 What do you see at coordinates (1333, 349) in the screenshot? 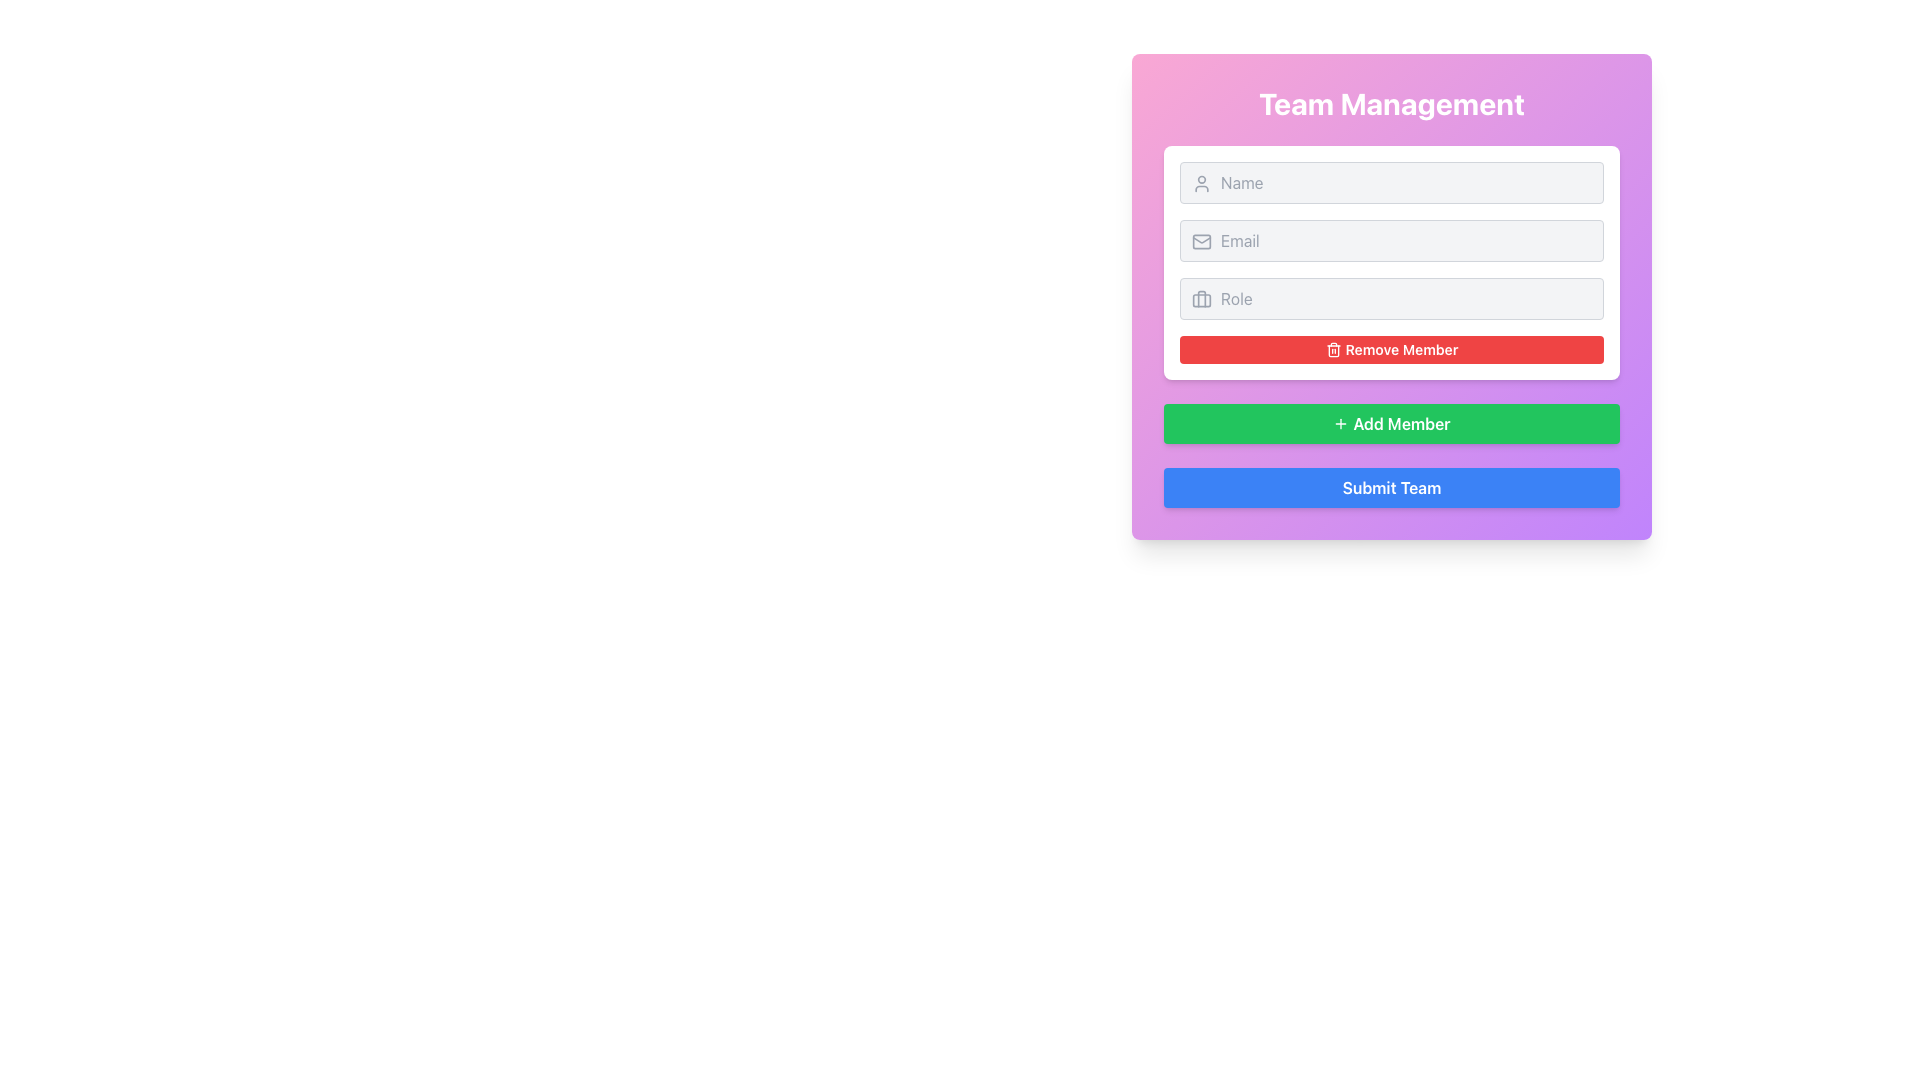
I see `the small trash icon within the 'Remove Member' button` at bounding box center [1333, 349].